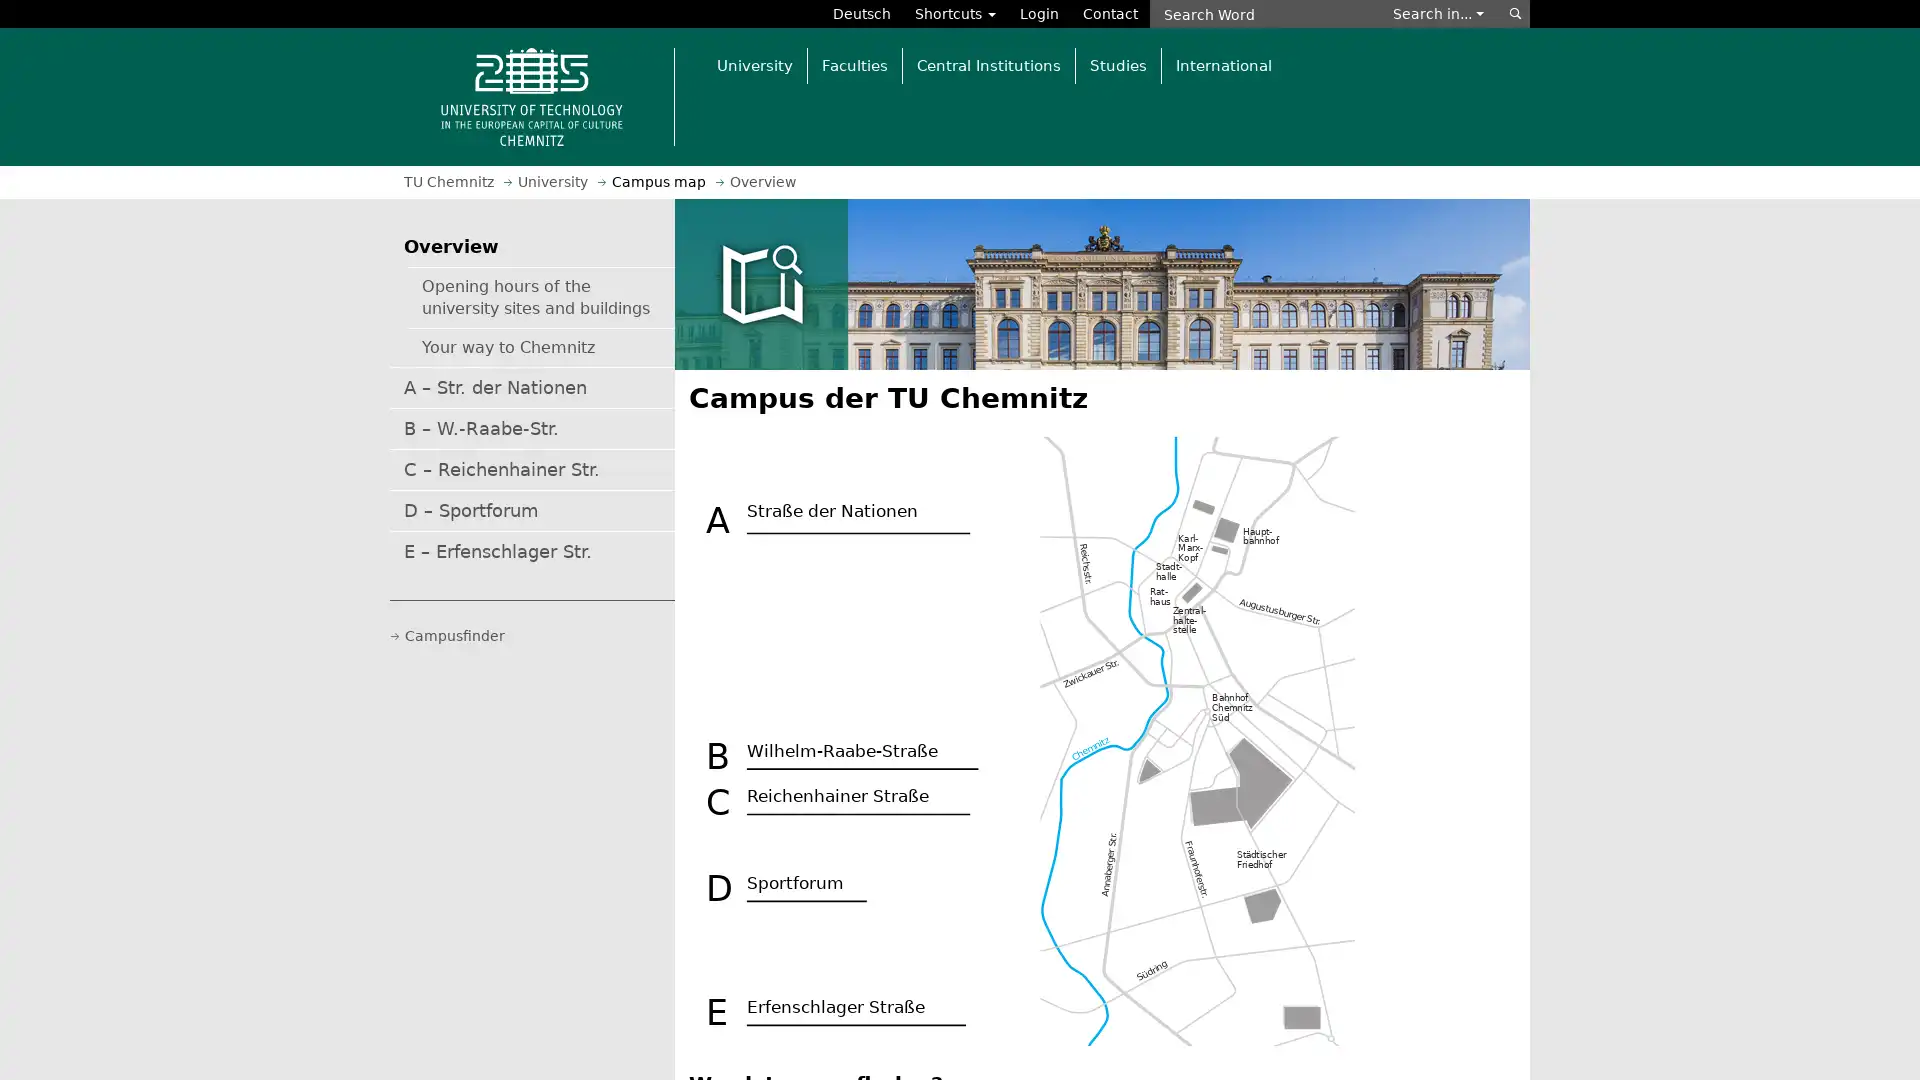  Describe the element at coordinates (854, 64) in the screenshot. I see `Faculties` at that location.